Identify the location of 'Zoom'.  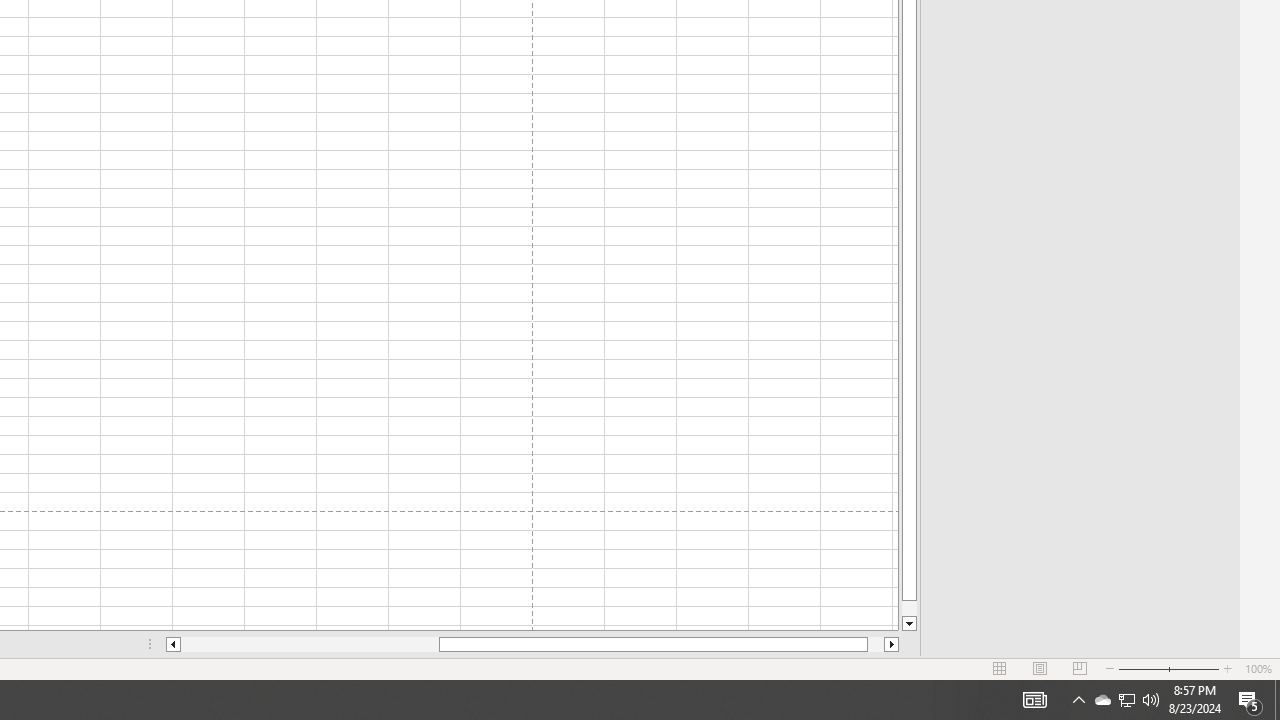
(1168, 669).